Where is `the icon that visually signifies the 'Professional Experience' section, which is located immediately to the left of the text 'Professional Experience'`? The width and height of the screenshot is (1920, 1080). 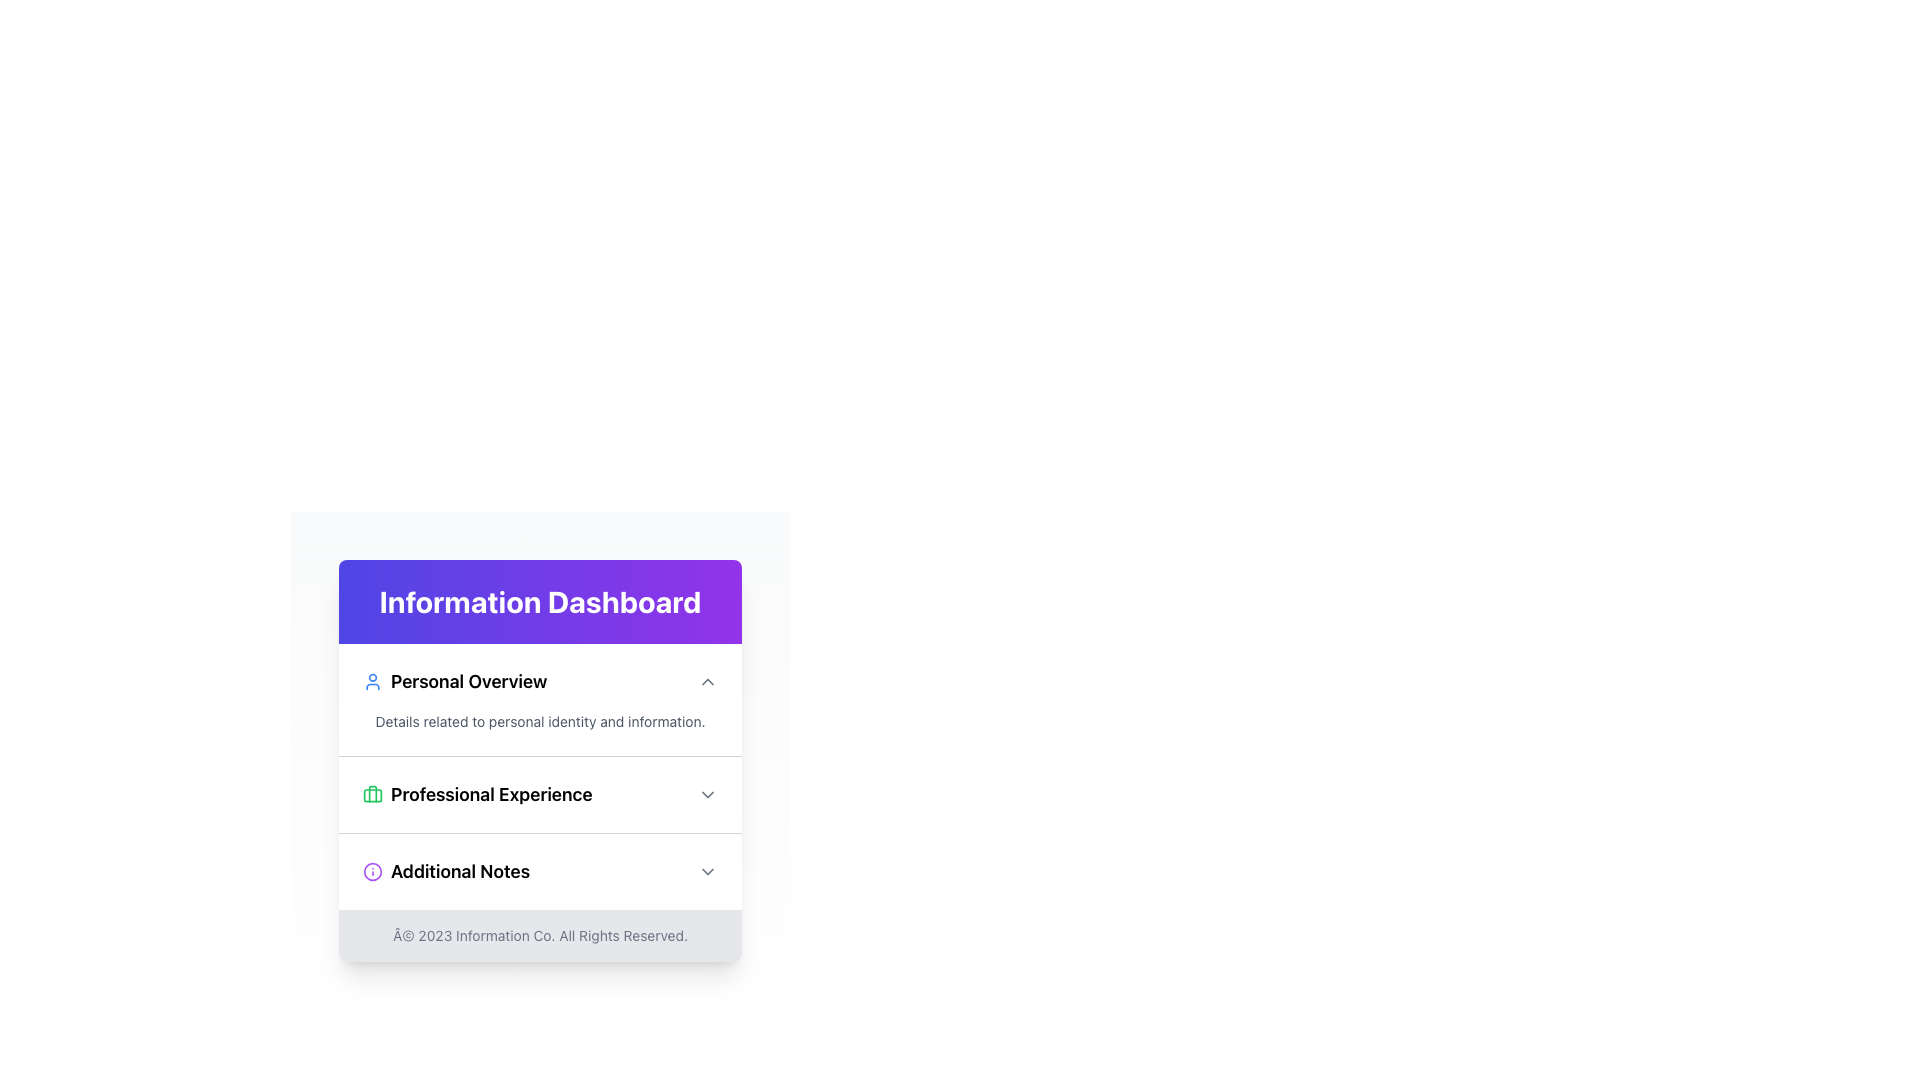
the icon that visually signifies the 'Professional Experience' section, which is located immediately to the left of the text 'Professional Experience' is located at coordinates (373, 793).